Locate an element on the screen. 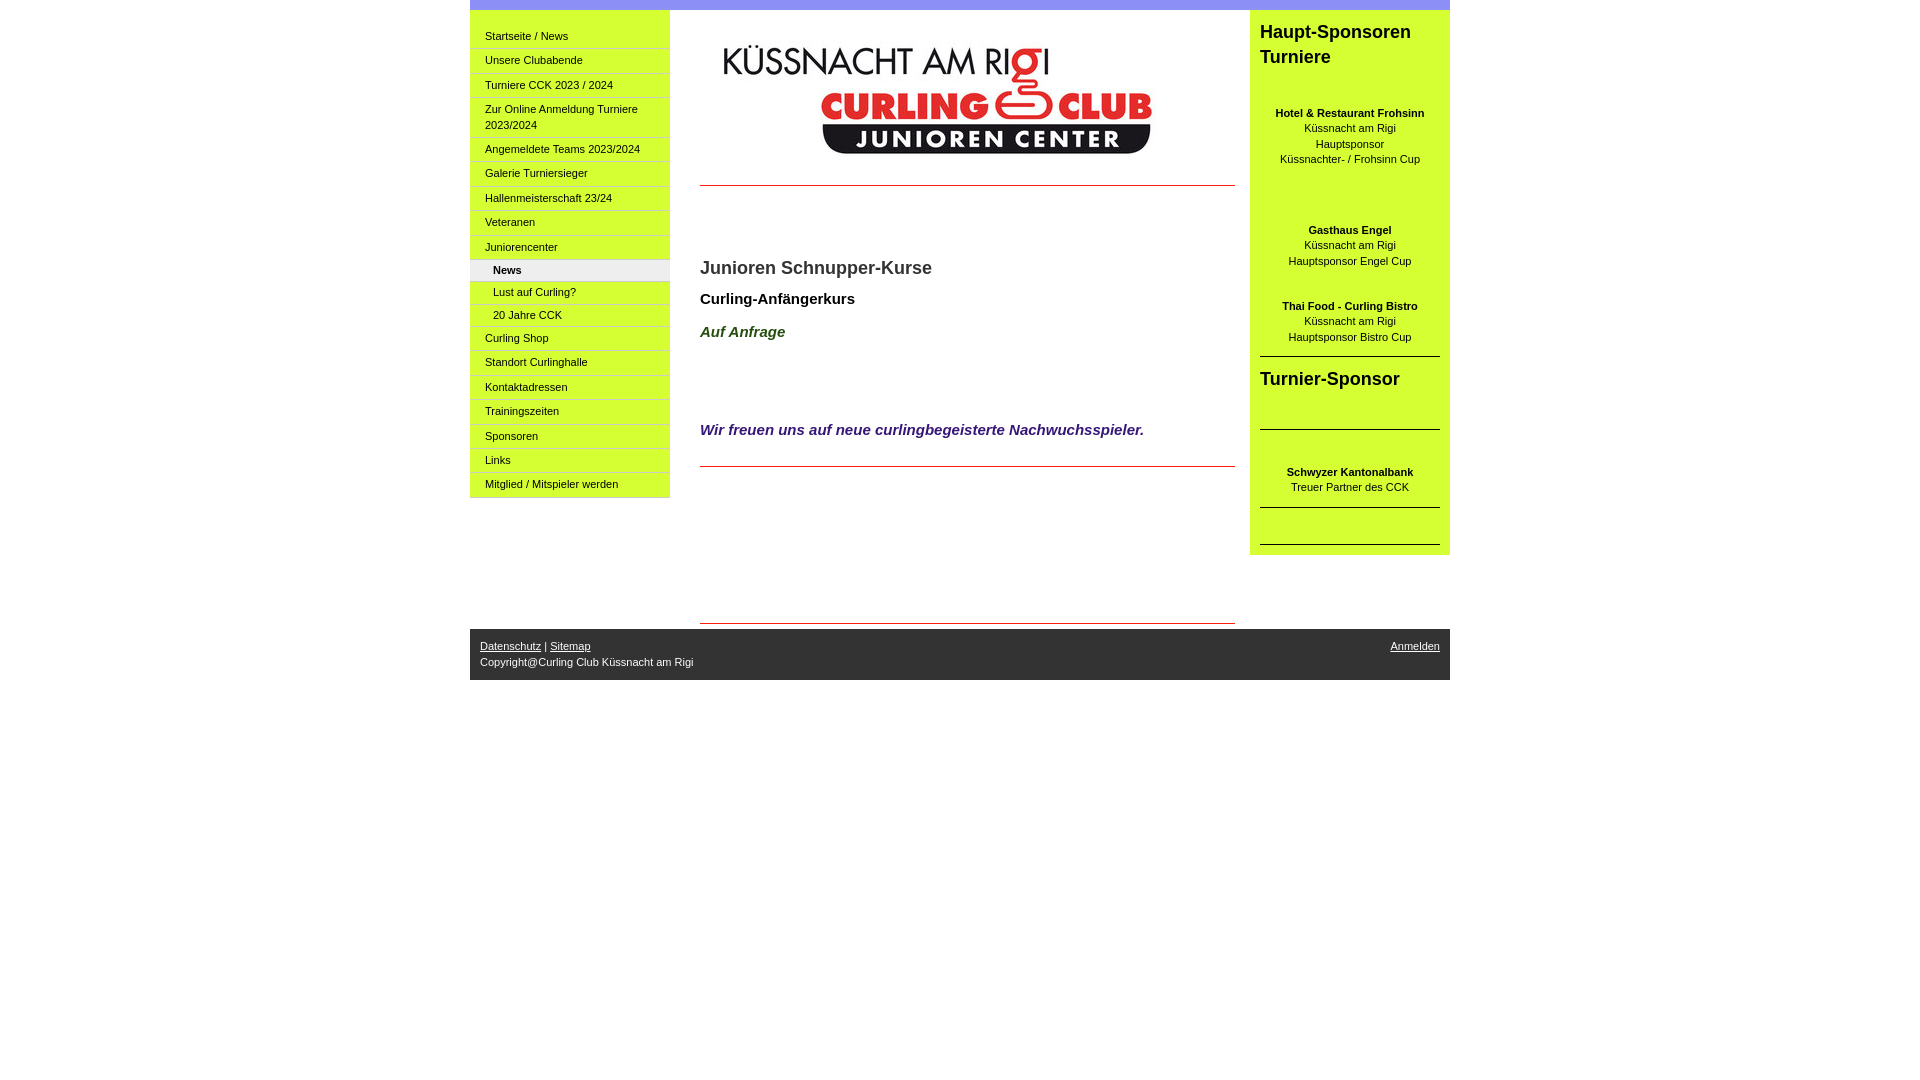 This screenshot has height=1080, width=1920. 'Anmelden' is located at coordinates (1414, 645).